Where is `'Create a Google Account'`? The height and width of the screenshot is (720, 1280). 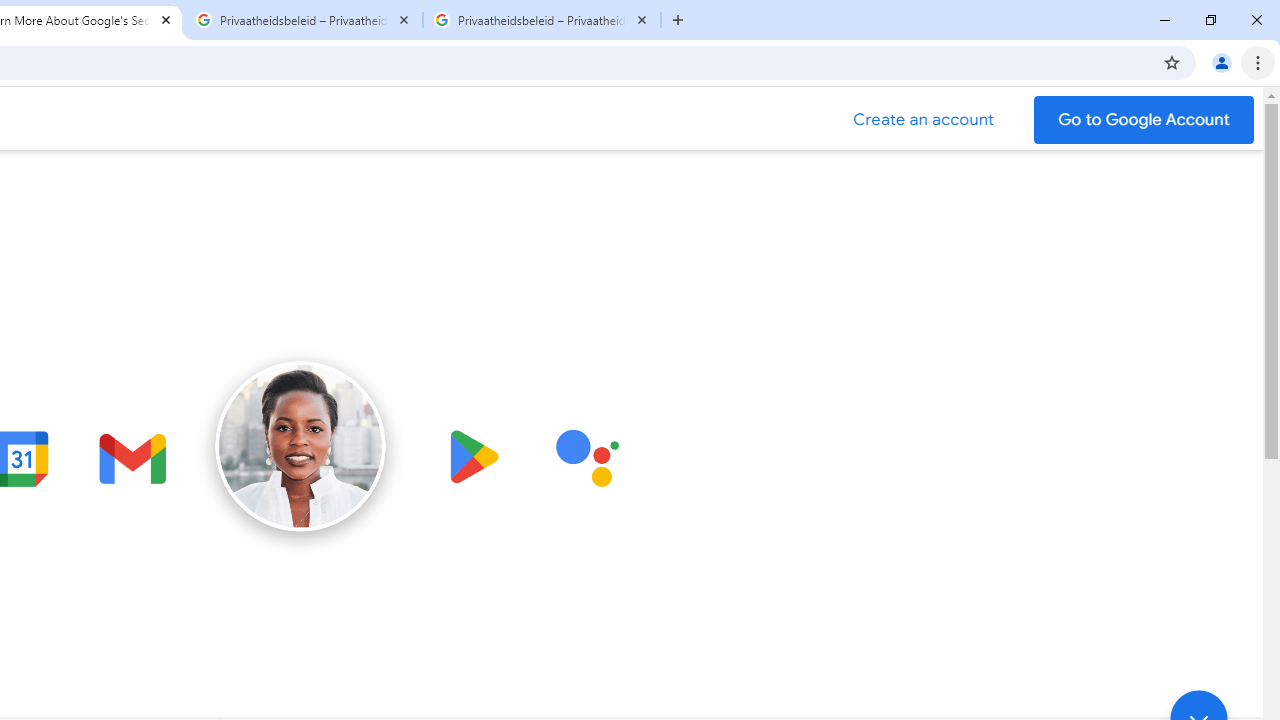 'Create a Google Account' is located at coordinates (923, 119).